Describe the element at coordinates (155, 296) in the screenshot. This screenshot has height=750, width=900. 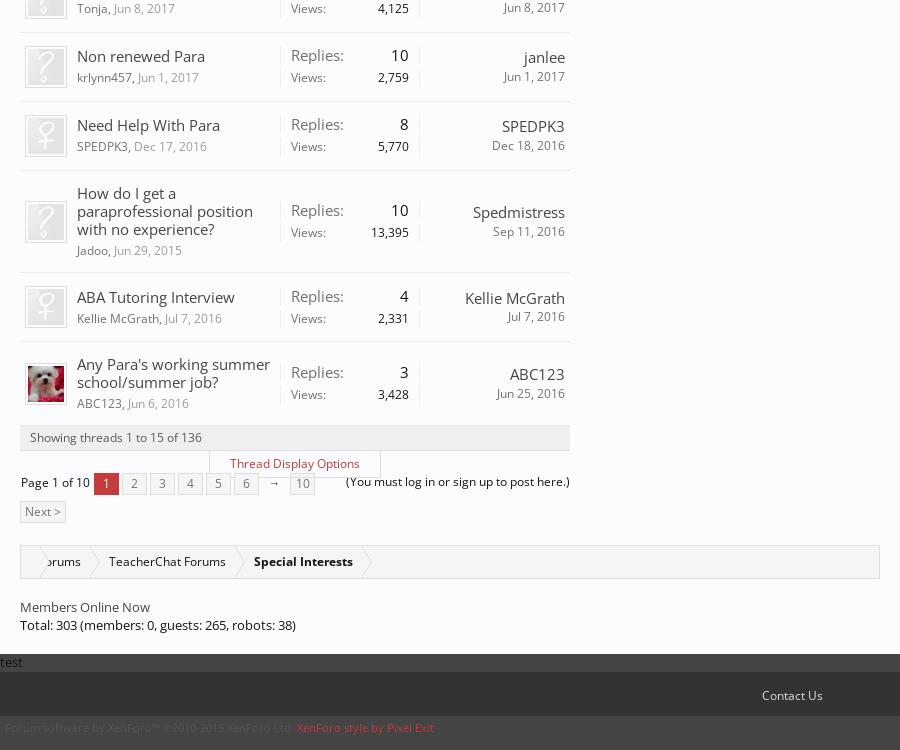
I see `'ABA Tutoring Interview'` at that location.